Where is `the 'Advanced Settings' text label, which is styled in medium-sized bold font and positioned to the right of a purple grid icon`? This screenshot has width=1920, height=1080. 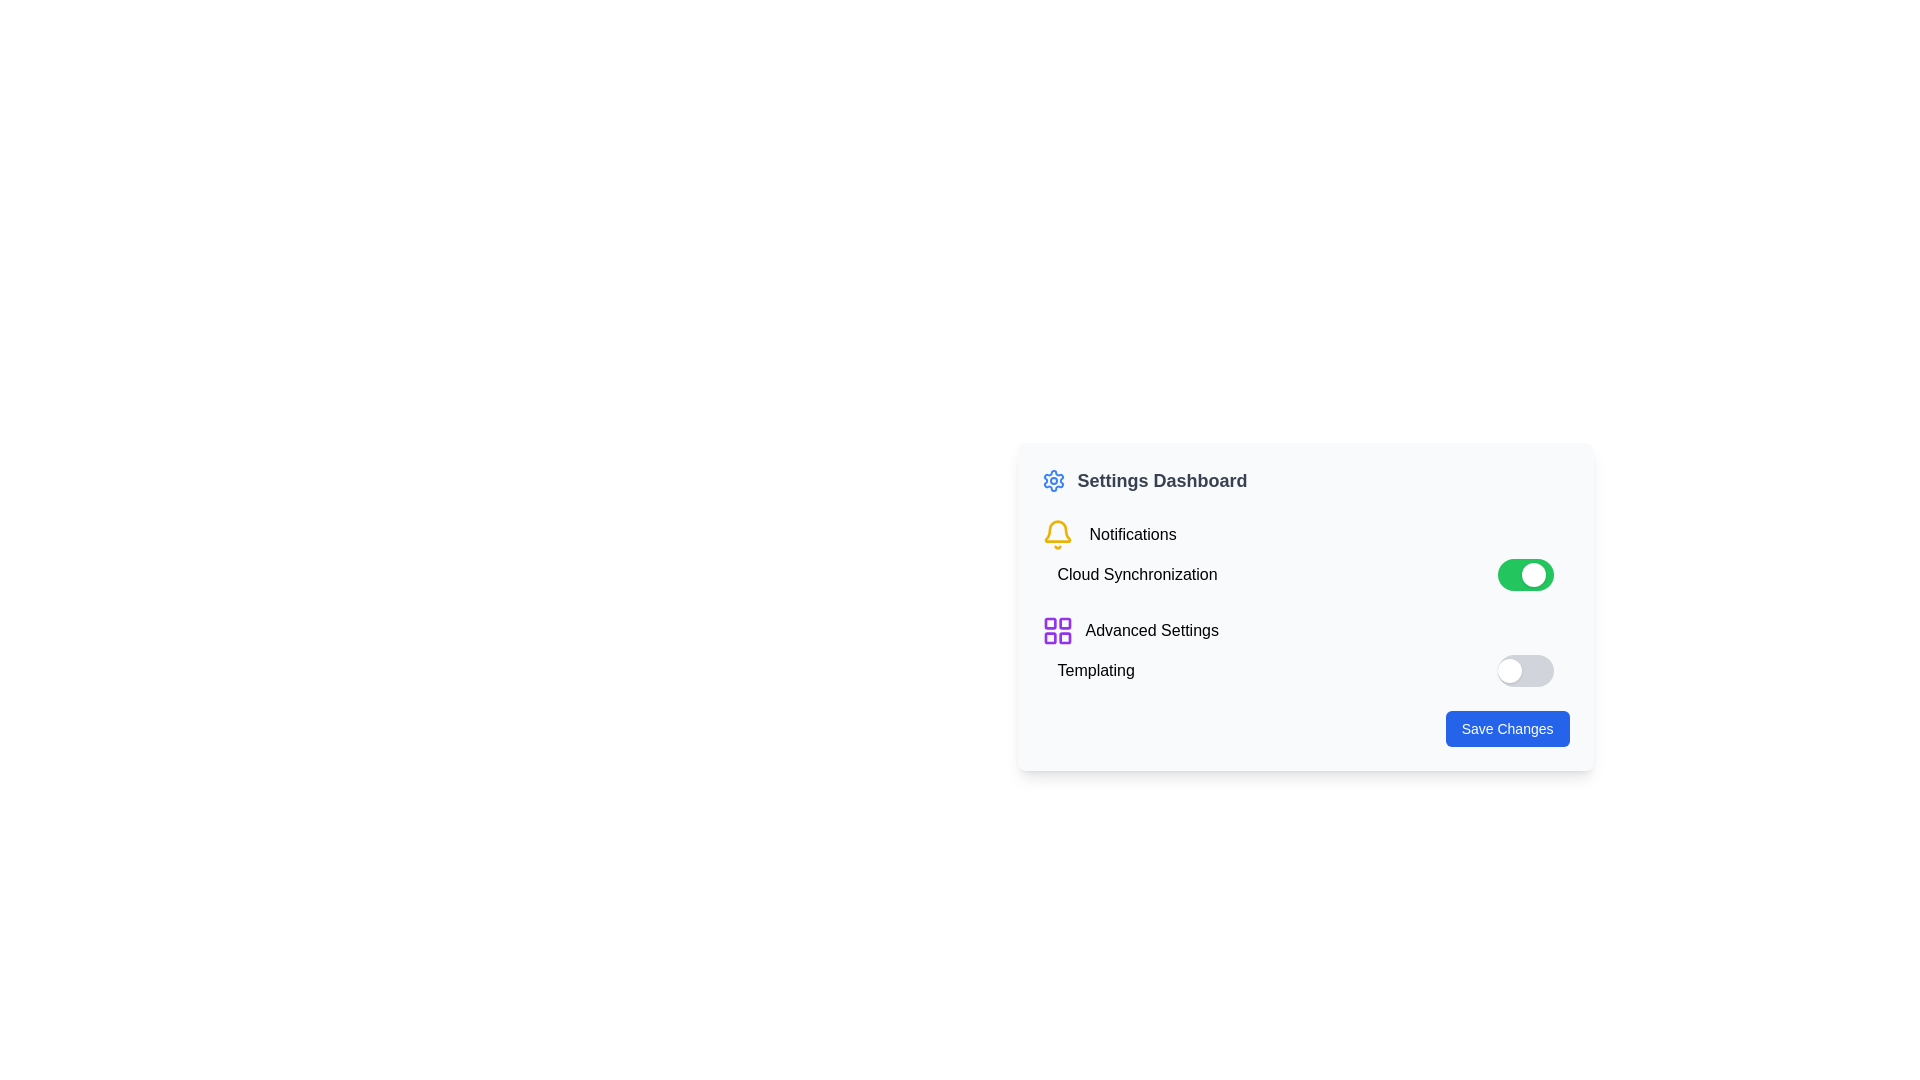
the 'Advanced Settings' text label, which is styled in medium-sized bold font and positioned to the right of a purple grid icon is located at coordinates (1152, 631).